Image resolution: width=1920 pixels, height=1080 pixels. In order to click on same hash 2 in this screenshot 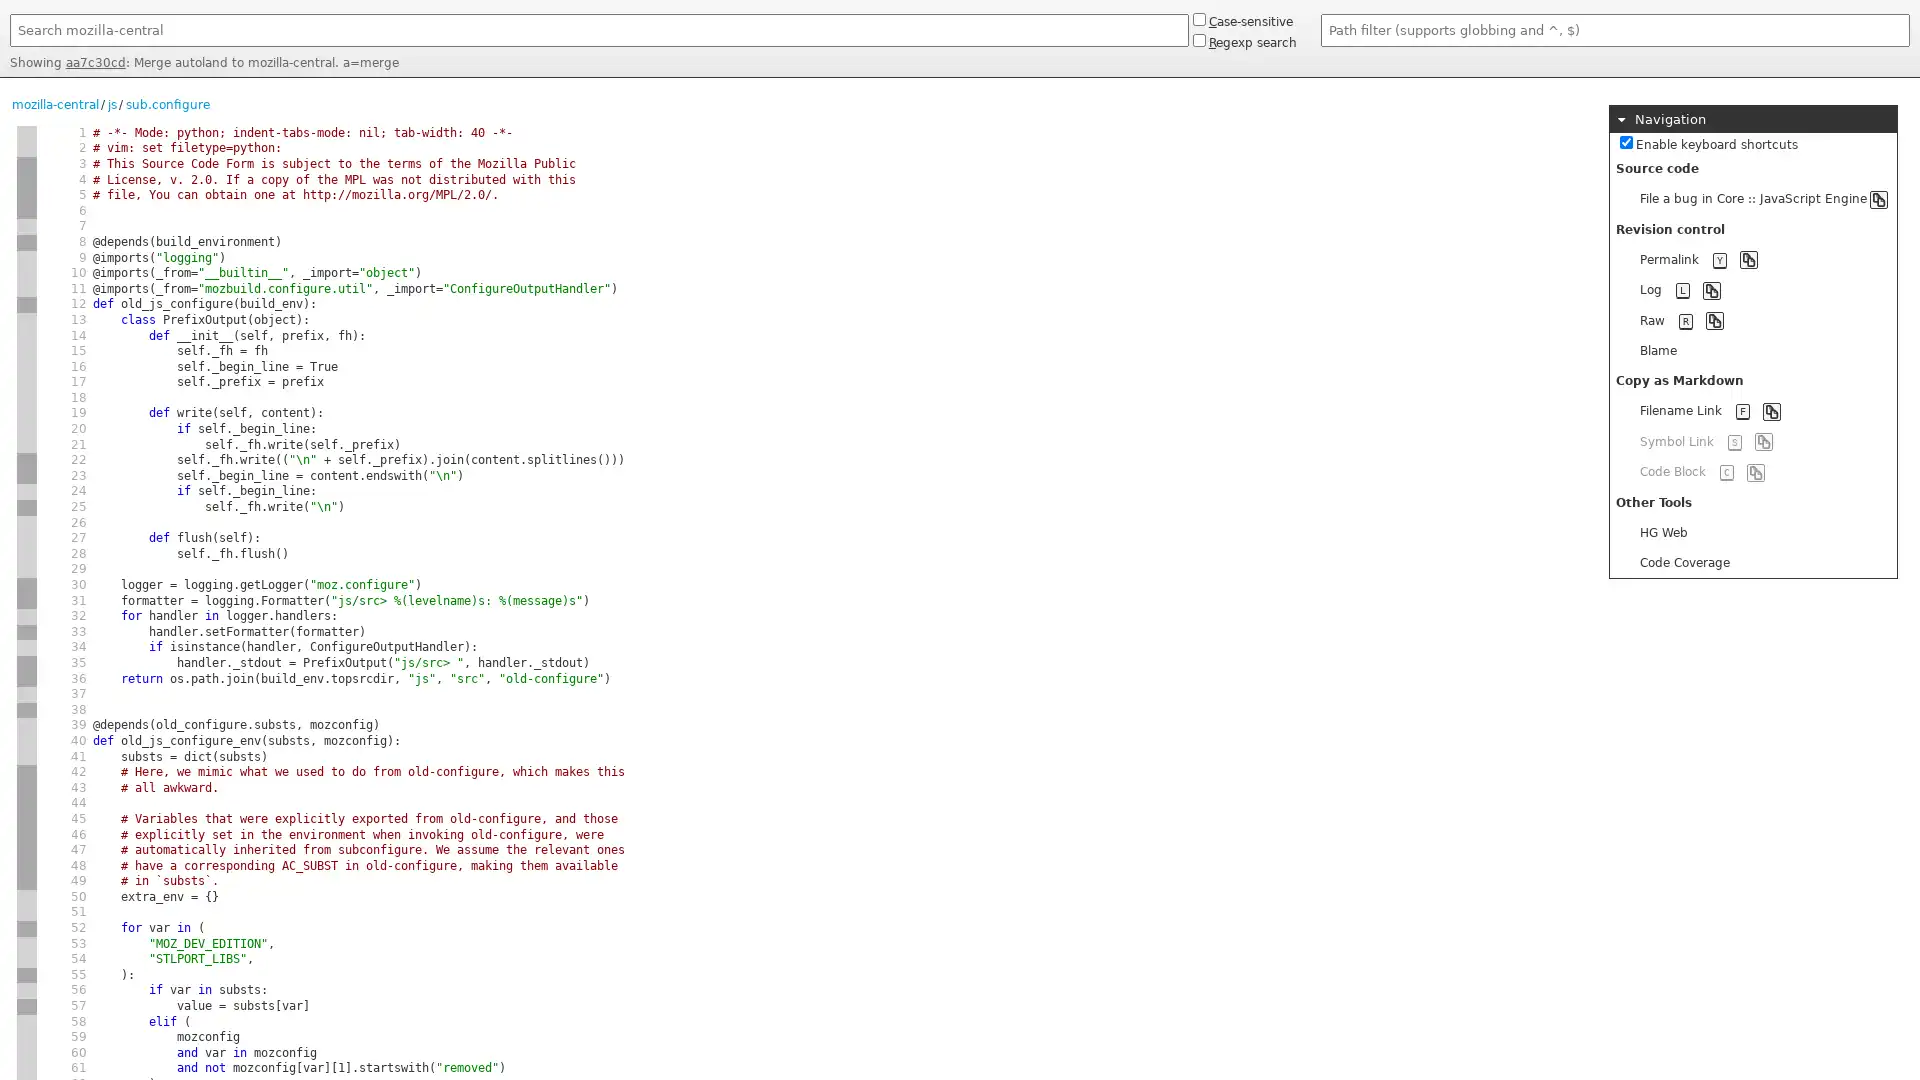, I will do `click(27, 180)`.